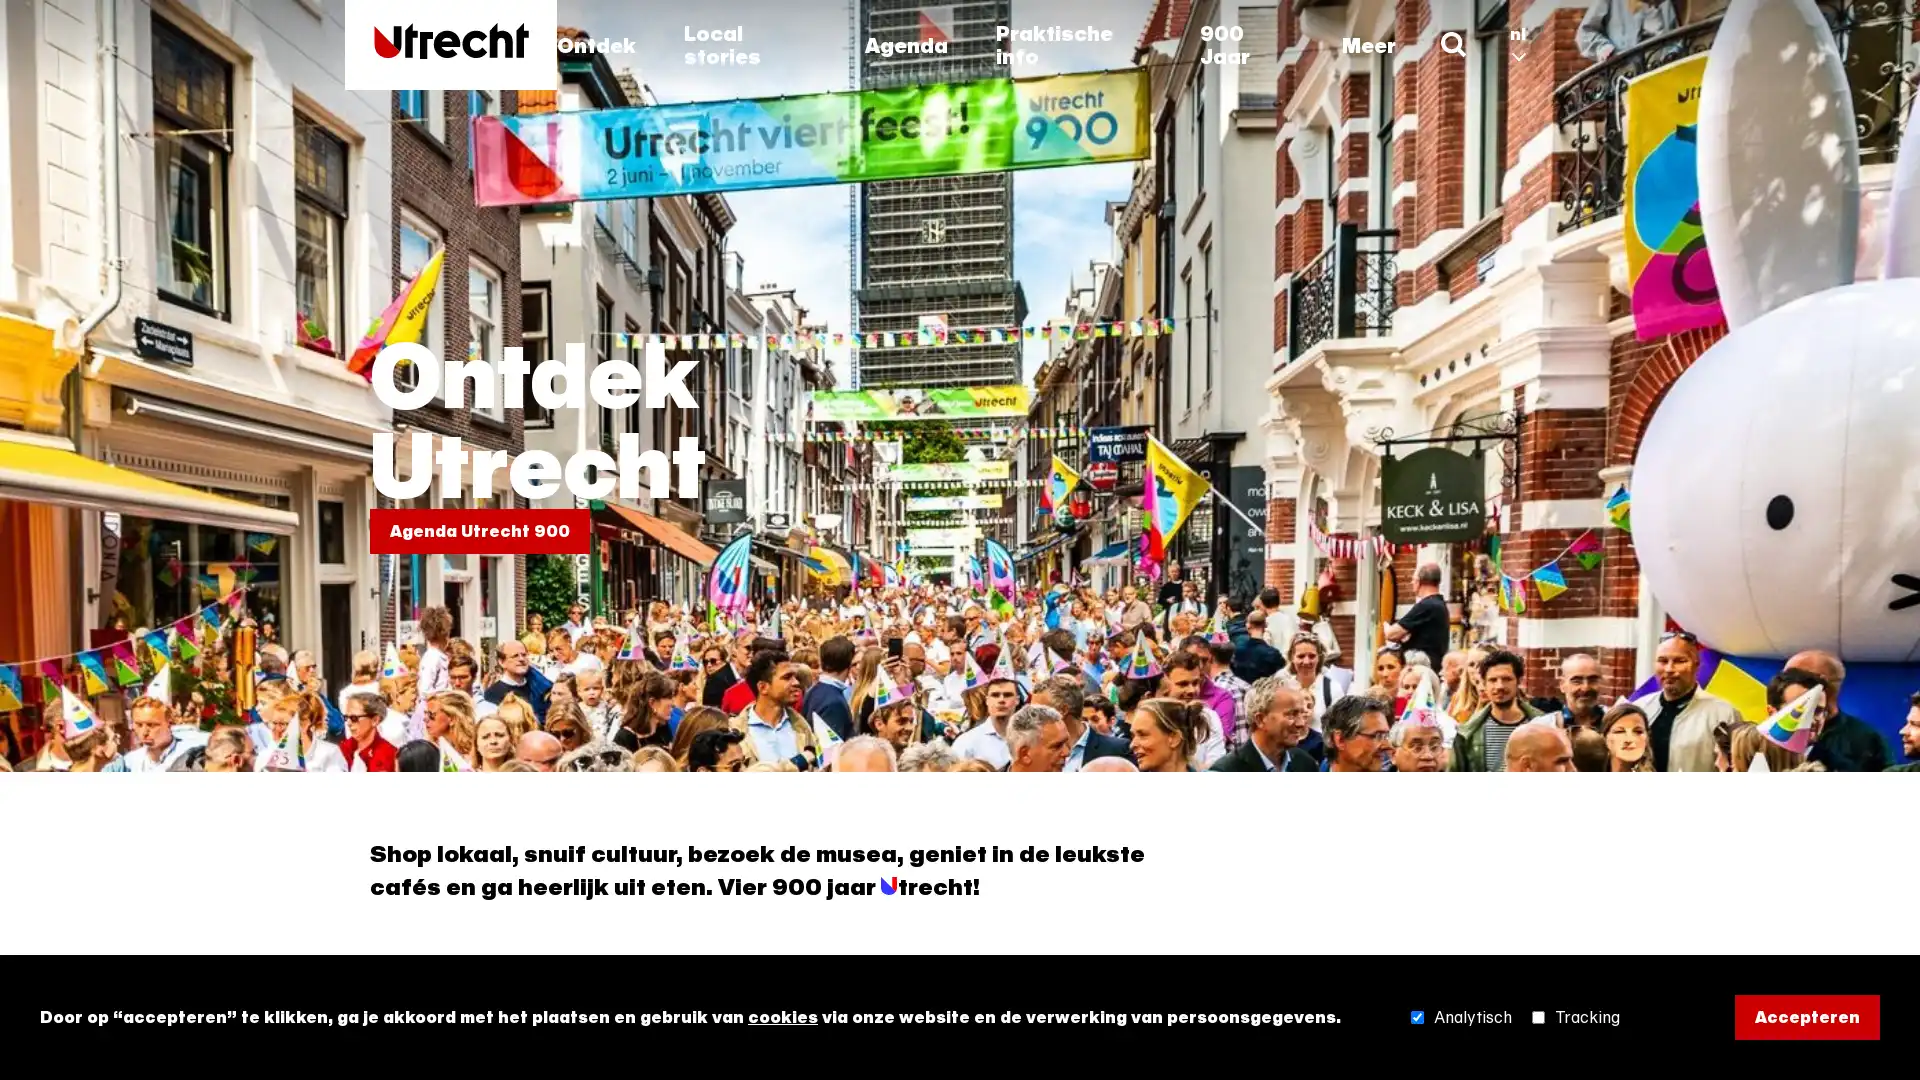  Describe the element at coordinates (480, 530) in the screenshot. I see `Agenda Utrecht 900` at that location.